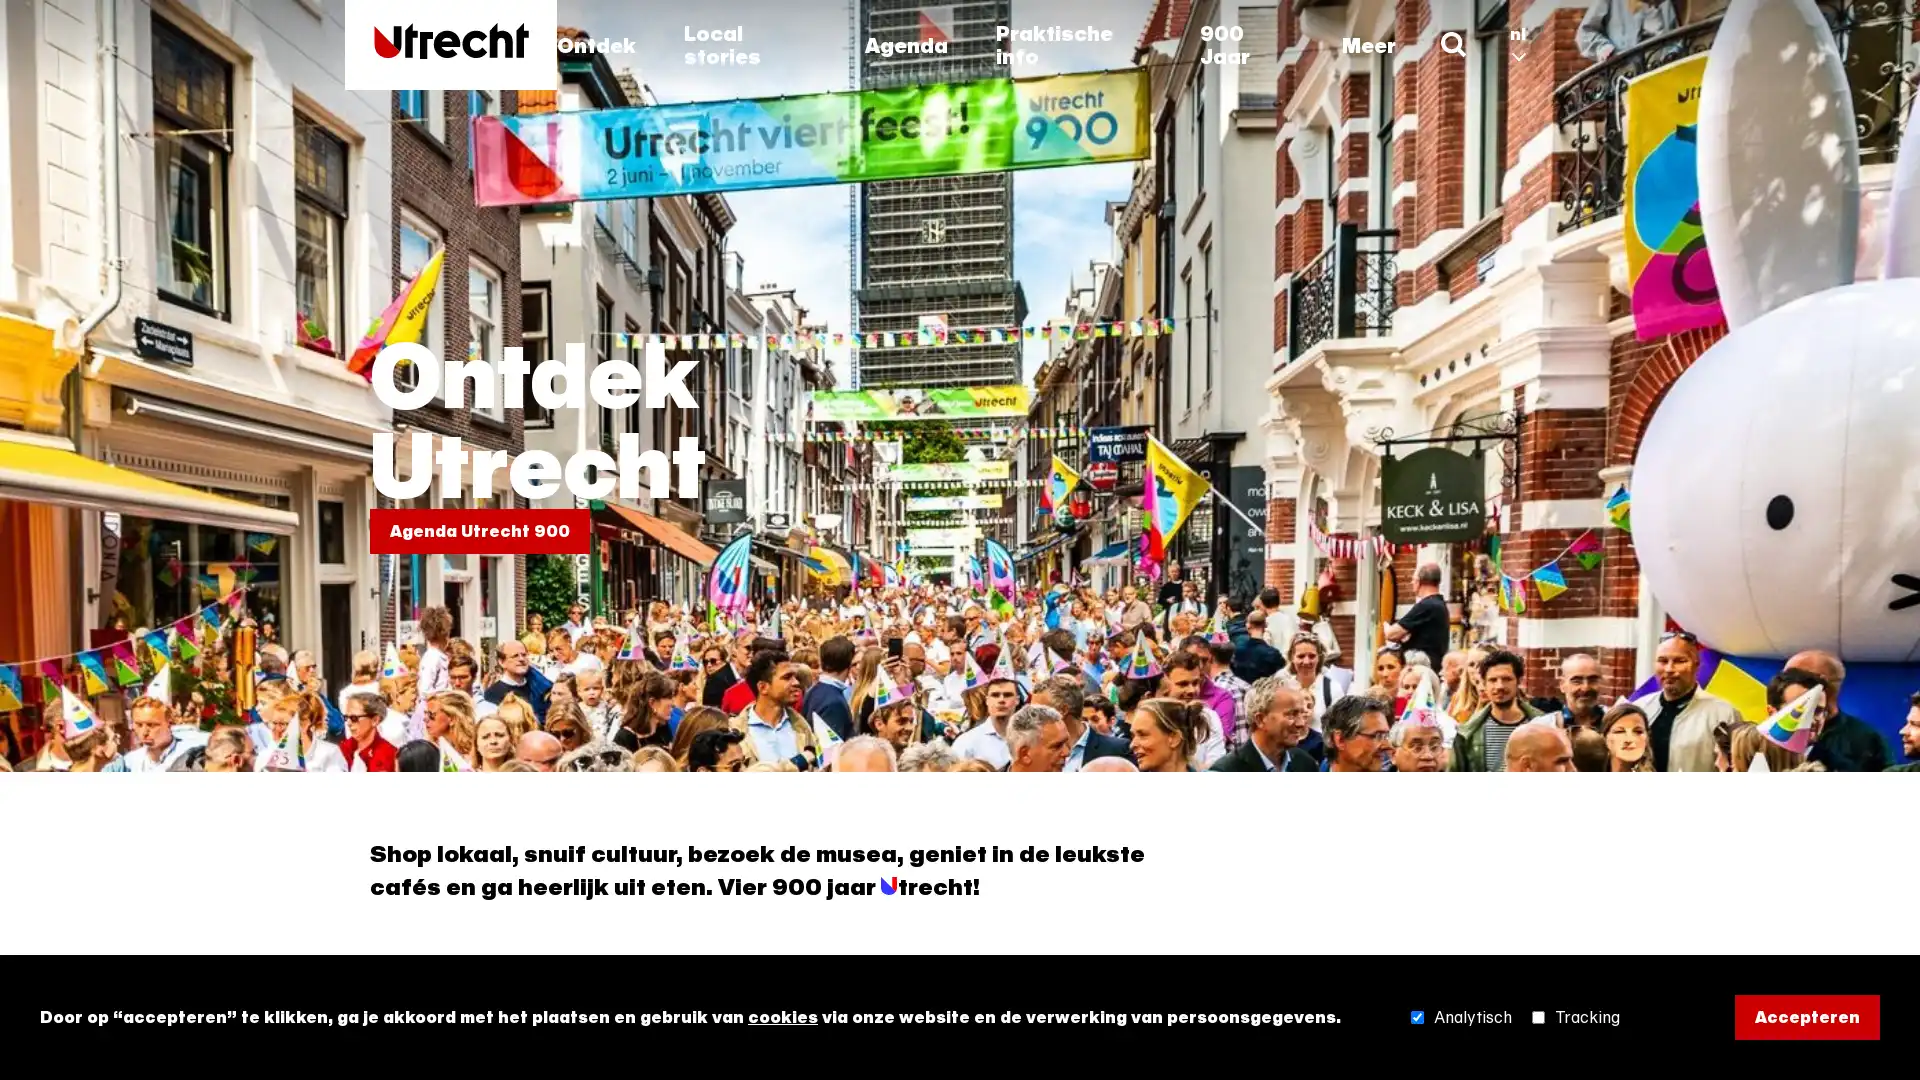  Describe the element at coordinates (480, 530) in the screenshot. I see `Agenda Utrecht 900` at that location.